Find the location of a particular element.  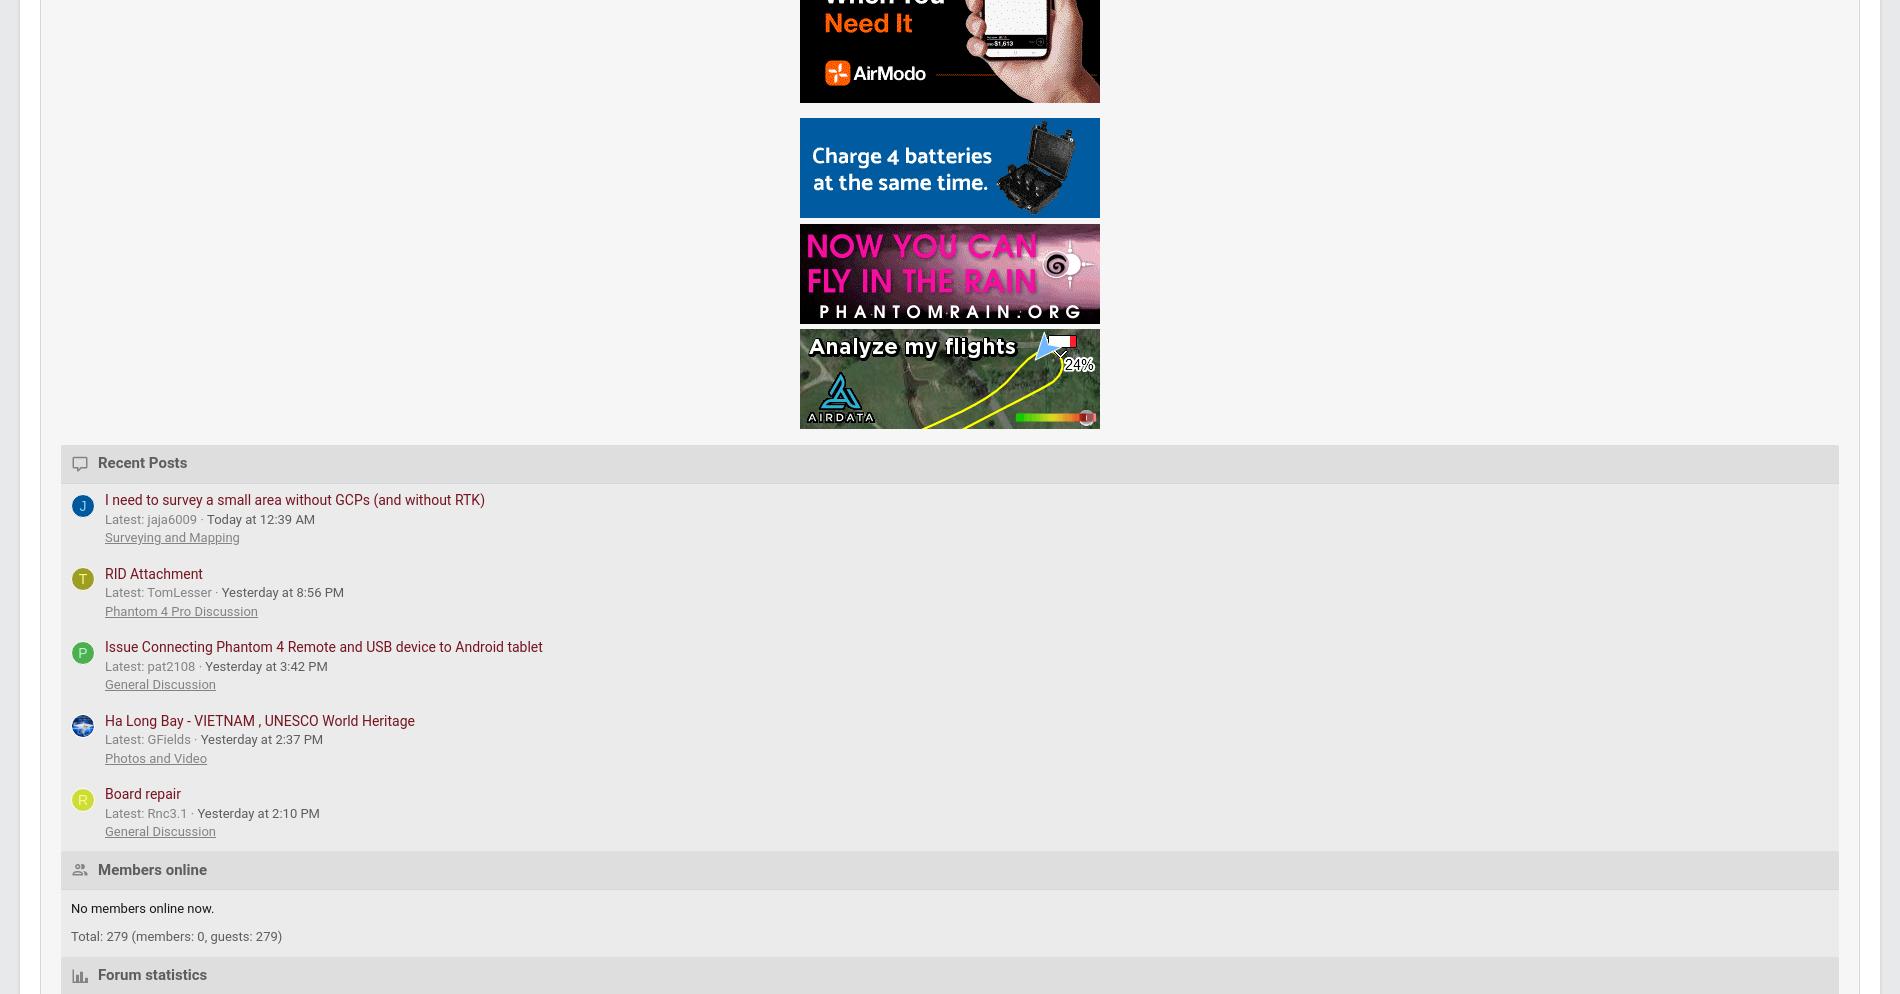

'PhantomPilots is the leading online community for DJI Phantom drone enthusiasts and a member of the' is located at coordinates (448, 513).